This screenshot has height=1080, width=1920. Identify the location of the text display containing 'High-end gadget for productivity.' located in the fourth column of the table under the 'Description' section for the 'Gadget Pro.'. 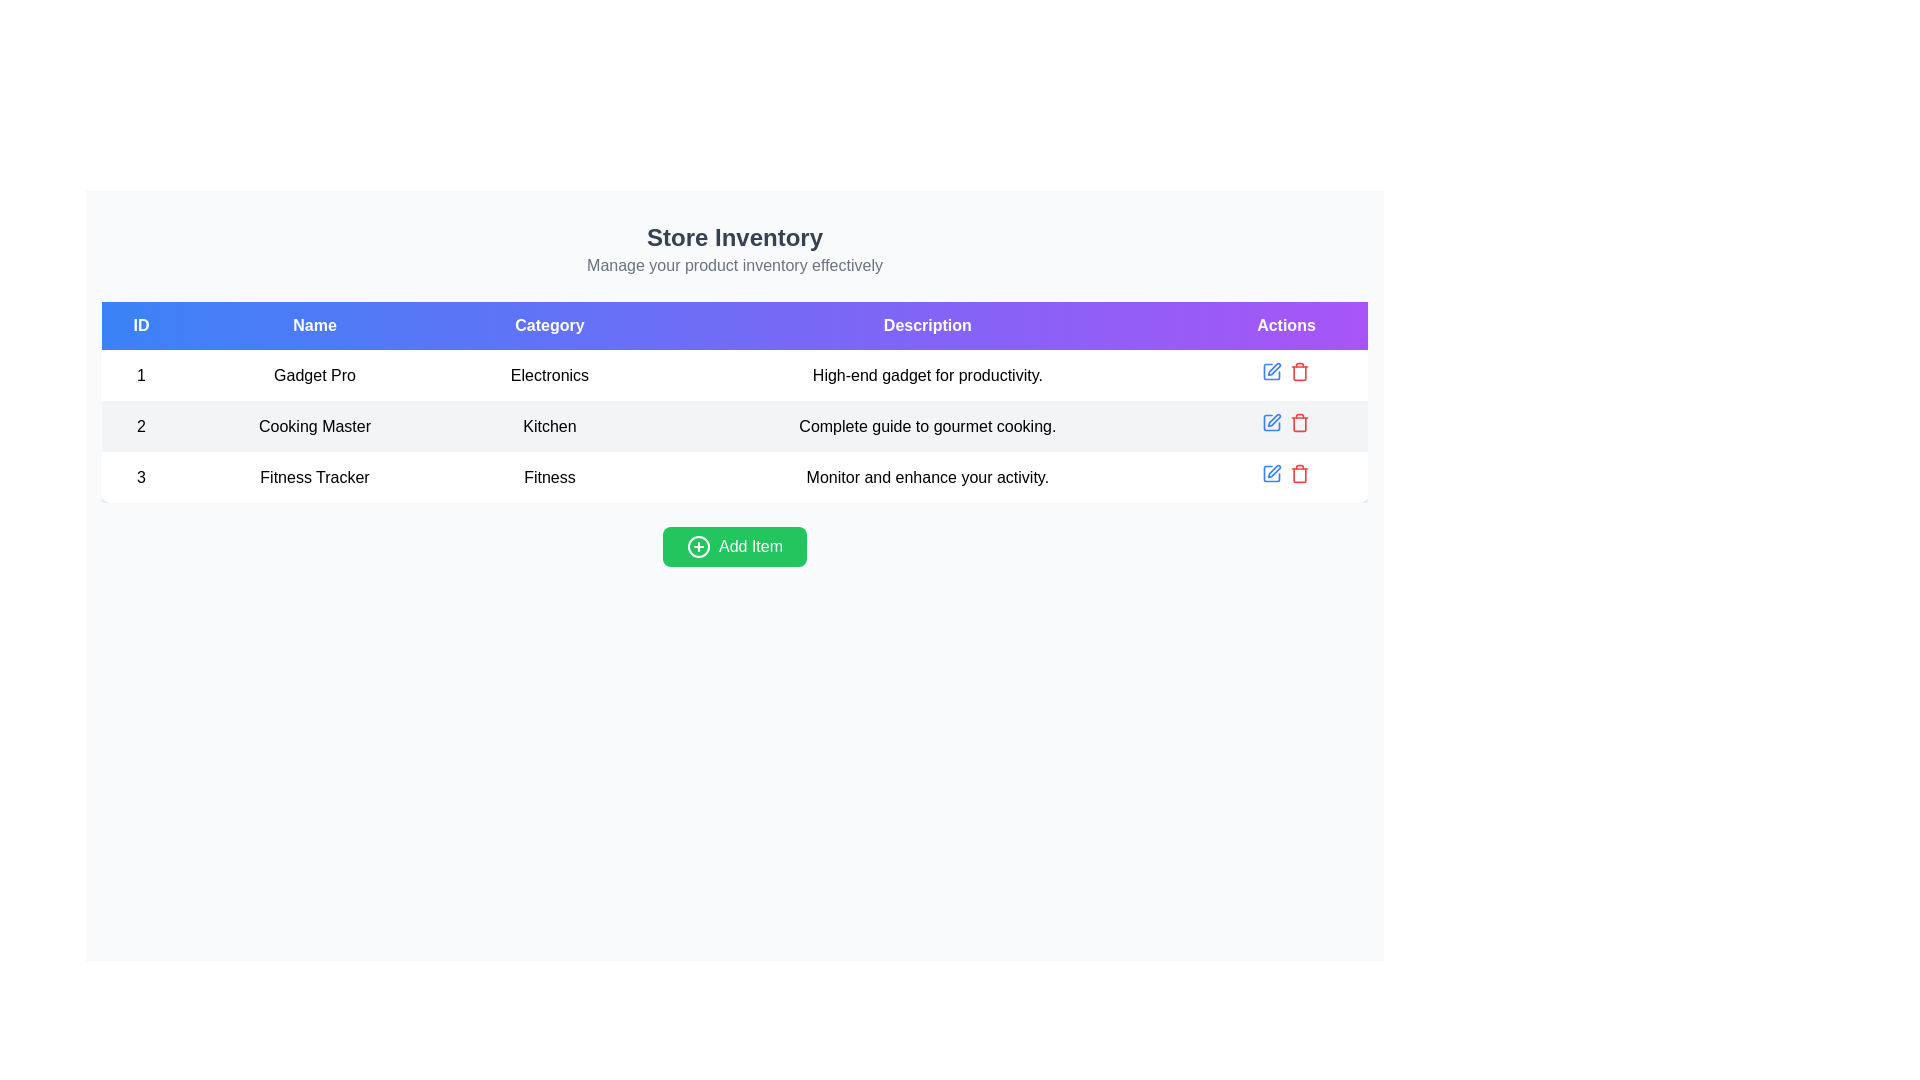
(926, 375).